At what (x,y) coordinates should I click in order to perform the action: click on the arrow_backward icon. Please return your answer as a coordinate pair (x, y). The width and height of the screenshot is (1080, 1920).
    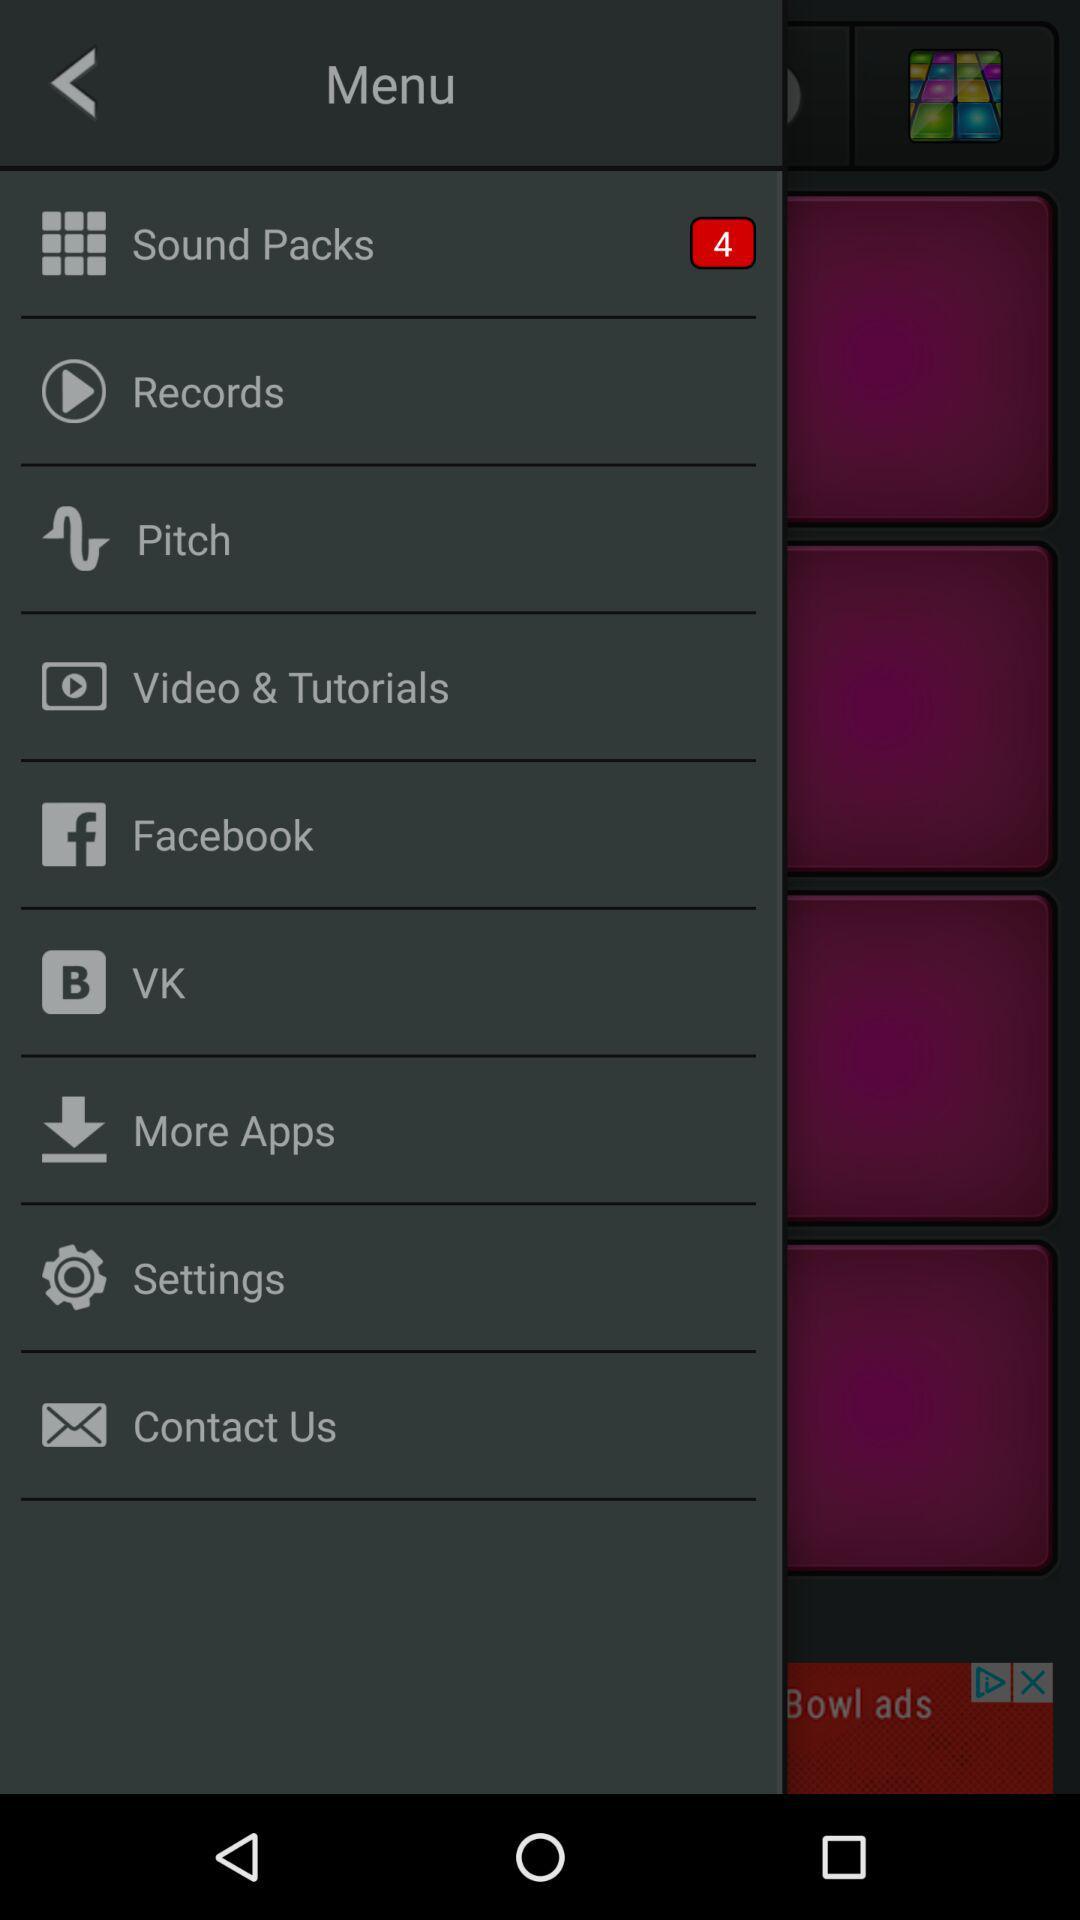
    Looking at the image, I should click on (124, 95).